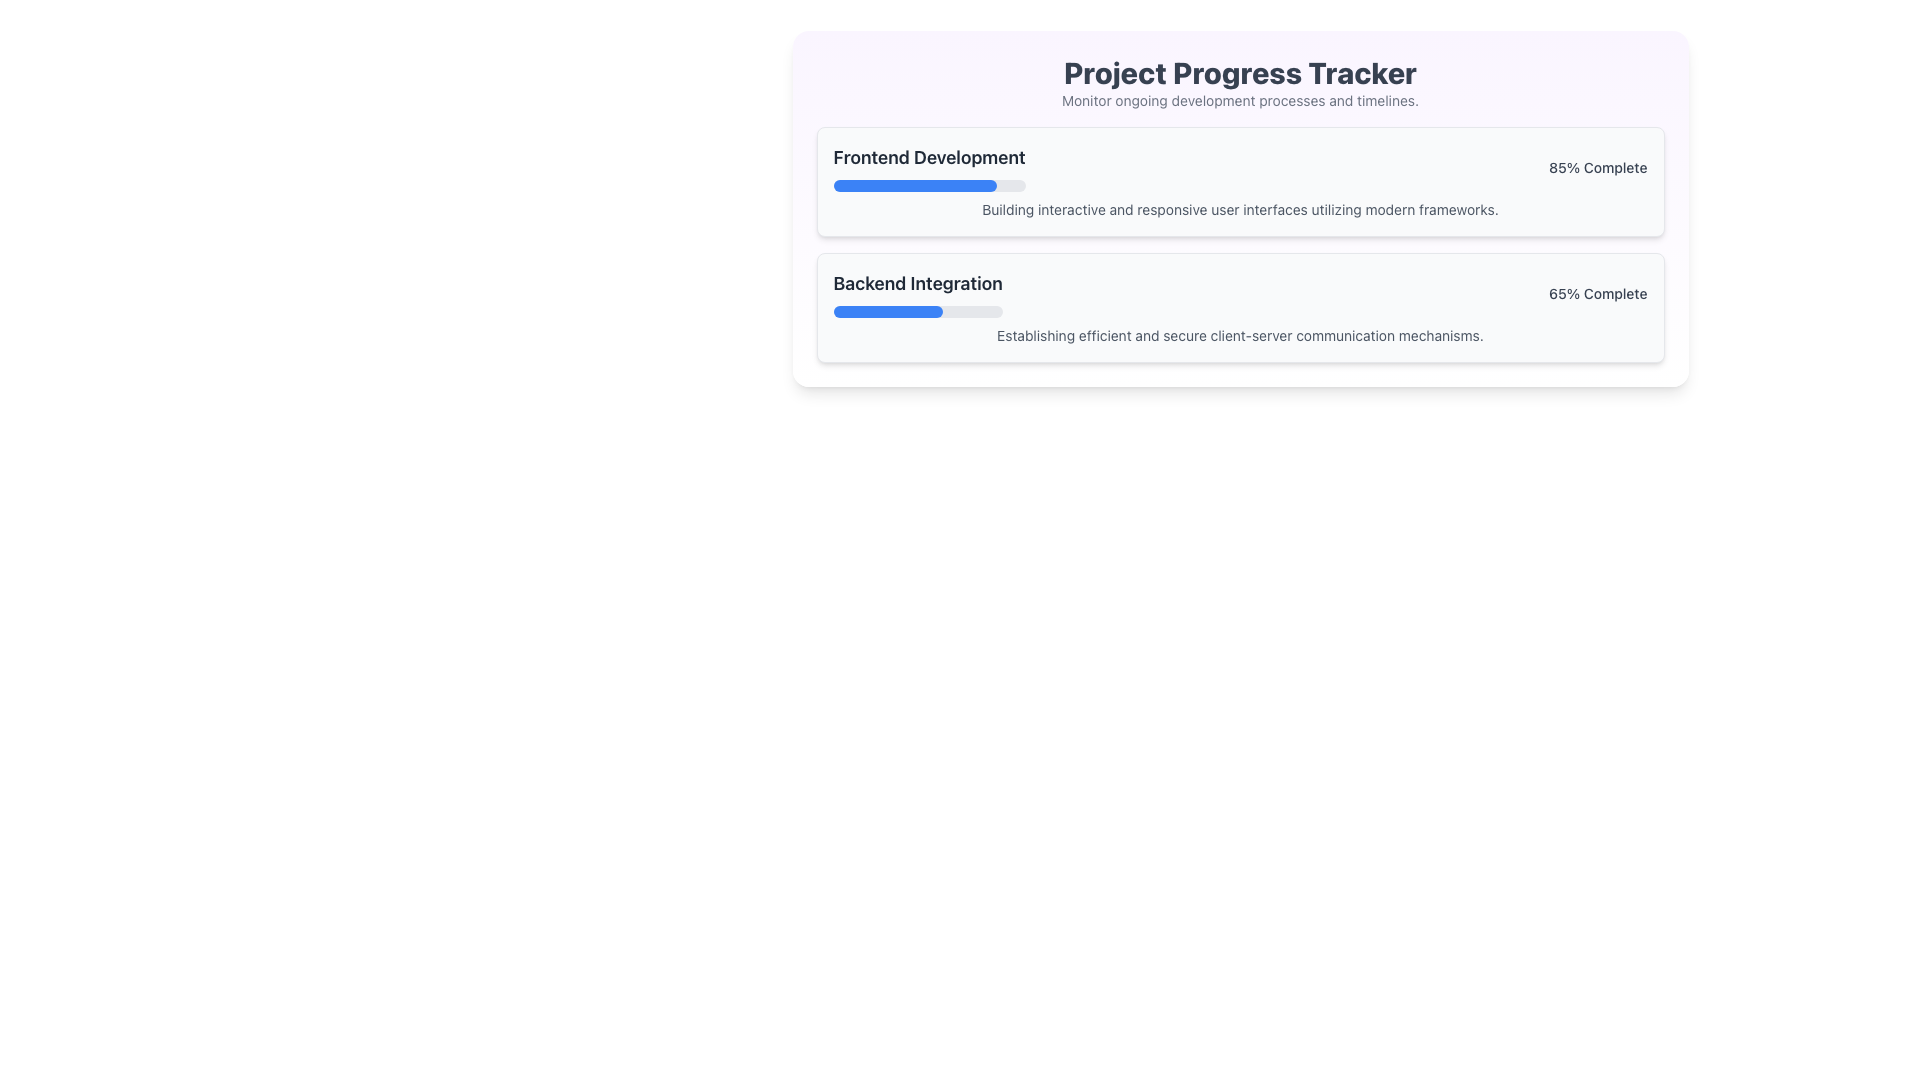 The width and height of the screenshot is (1920, 1080). Describe the element at coordinates (1239, 82) in the screenshot. I see `the text display component titled 'Project Progress Tracker' which features a subtitle describing the monitoring of ongoing development processes` at that location.